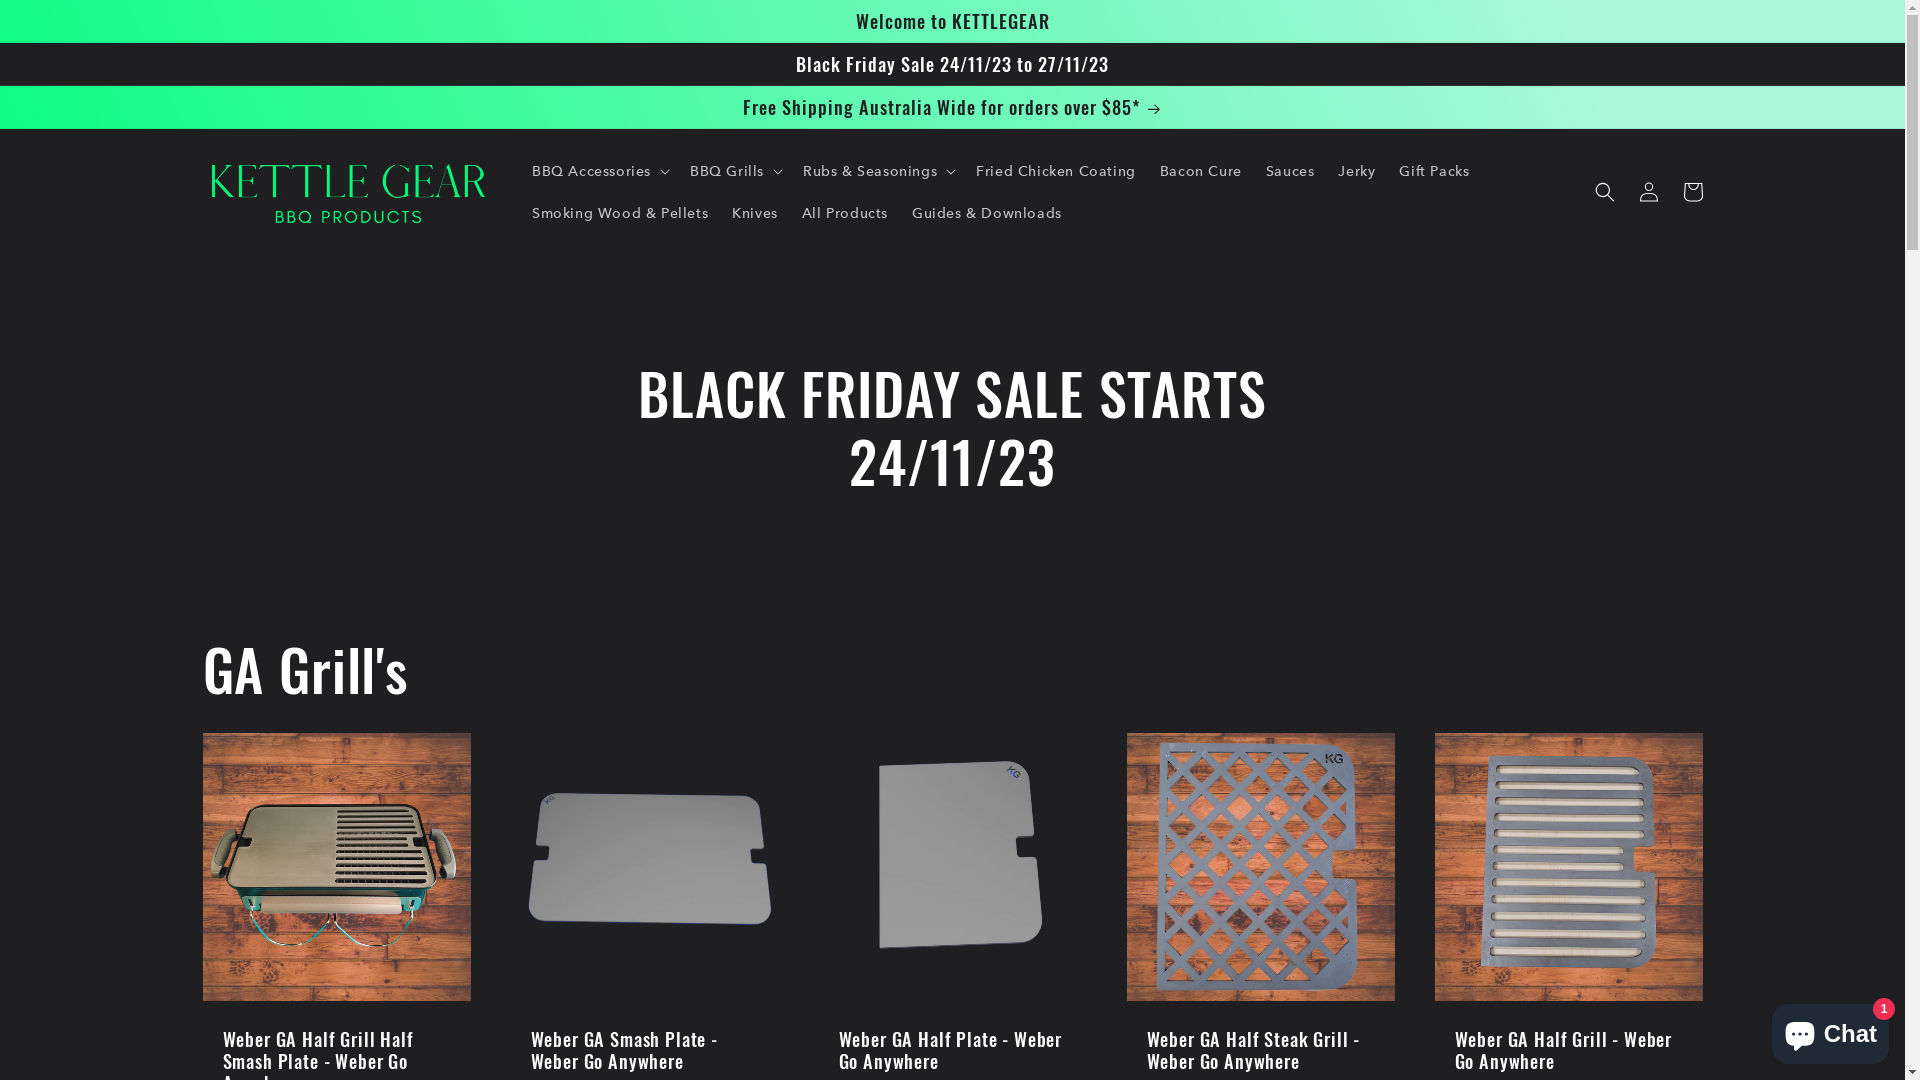  I want to click on 'Gift Packs', so click(1433, 169).